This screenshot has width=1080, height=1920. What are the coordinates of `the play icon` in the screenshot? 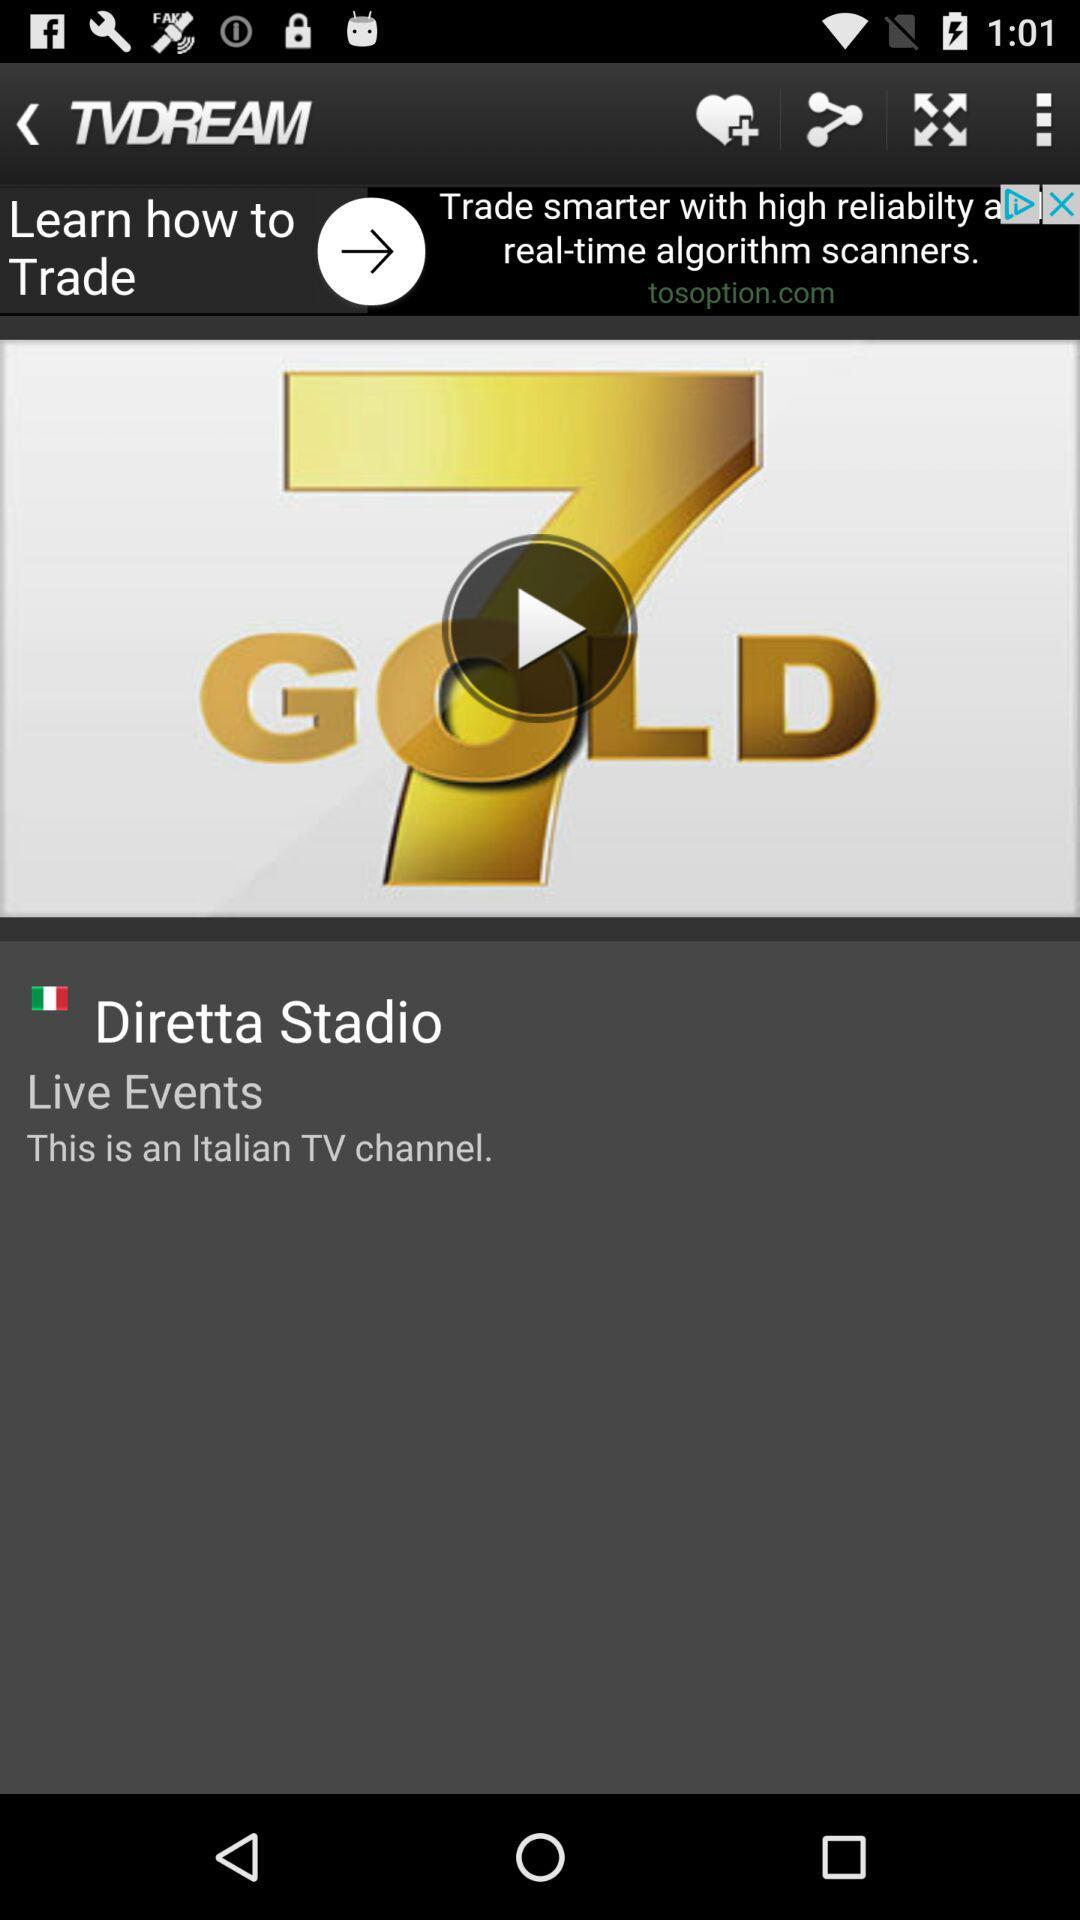 It's located at (538, 672).